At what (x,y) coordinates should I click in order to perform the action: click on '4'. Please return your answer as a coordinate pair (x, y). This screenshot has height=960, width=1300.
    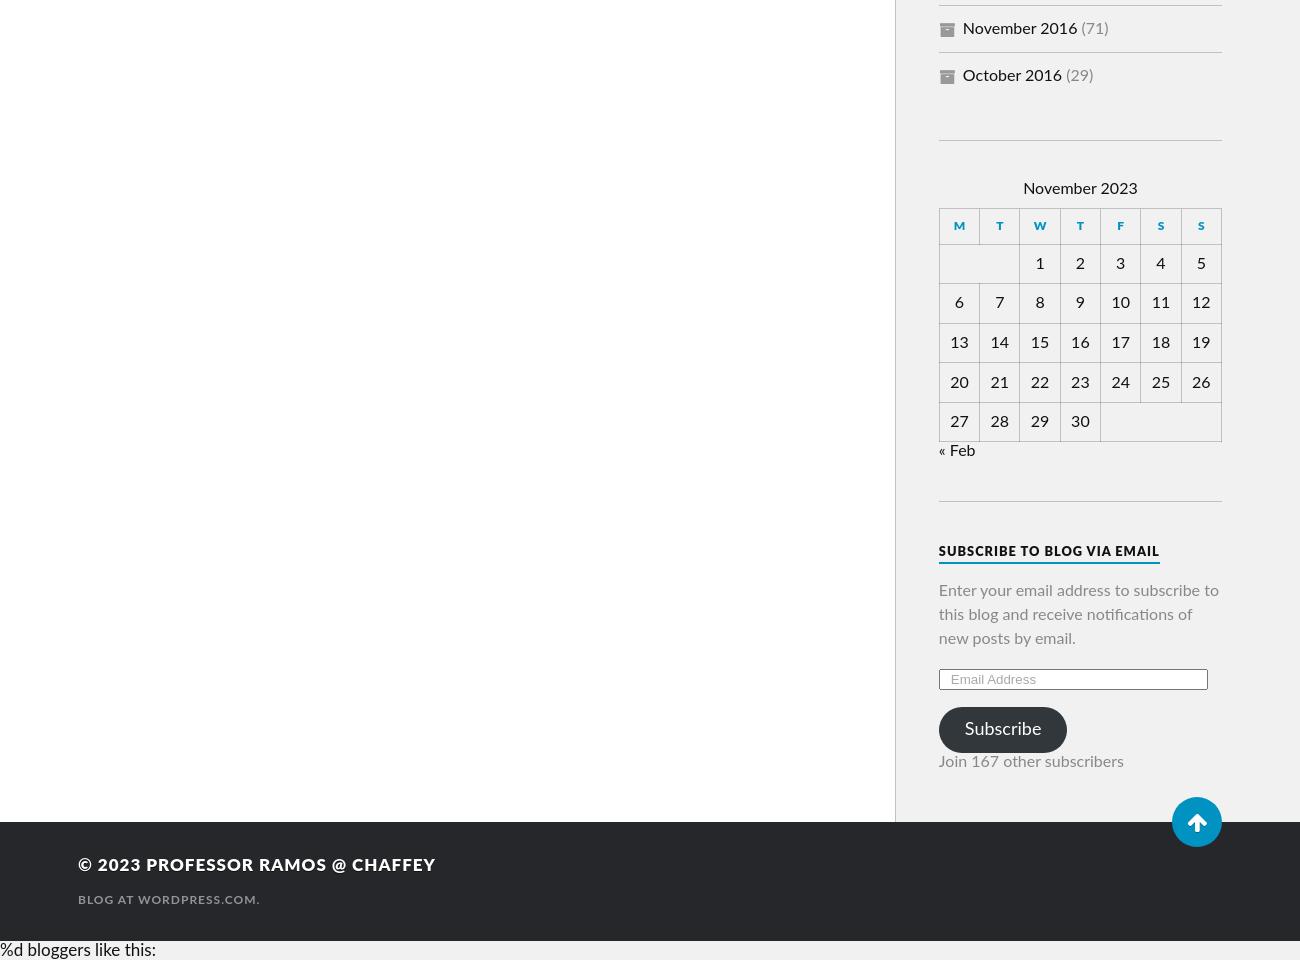
    Looking at the image, I should click on (1155, 262).